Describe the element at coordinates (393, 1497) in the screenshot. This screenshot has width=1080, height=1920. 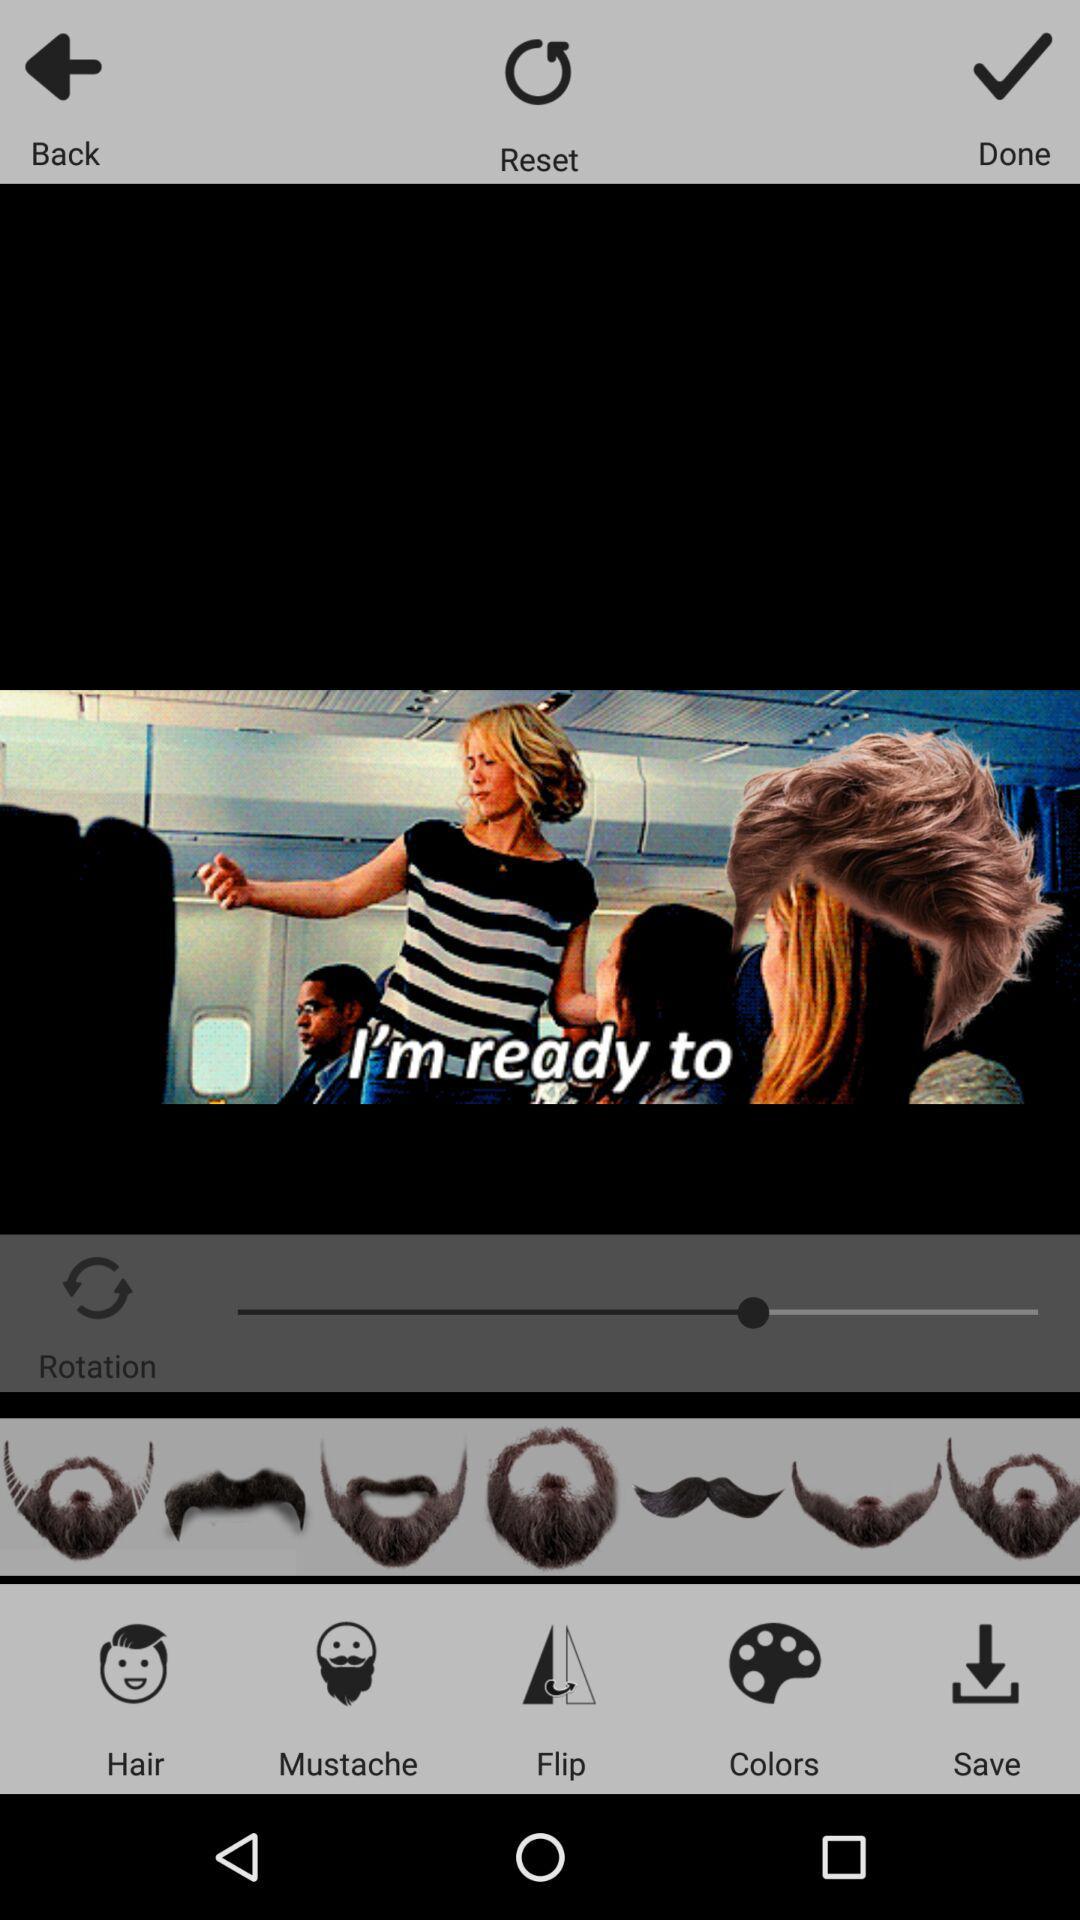
I see `full beard` at that location.